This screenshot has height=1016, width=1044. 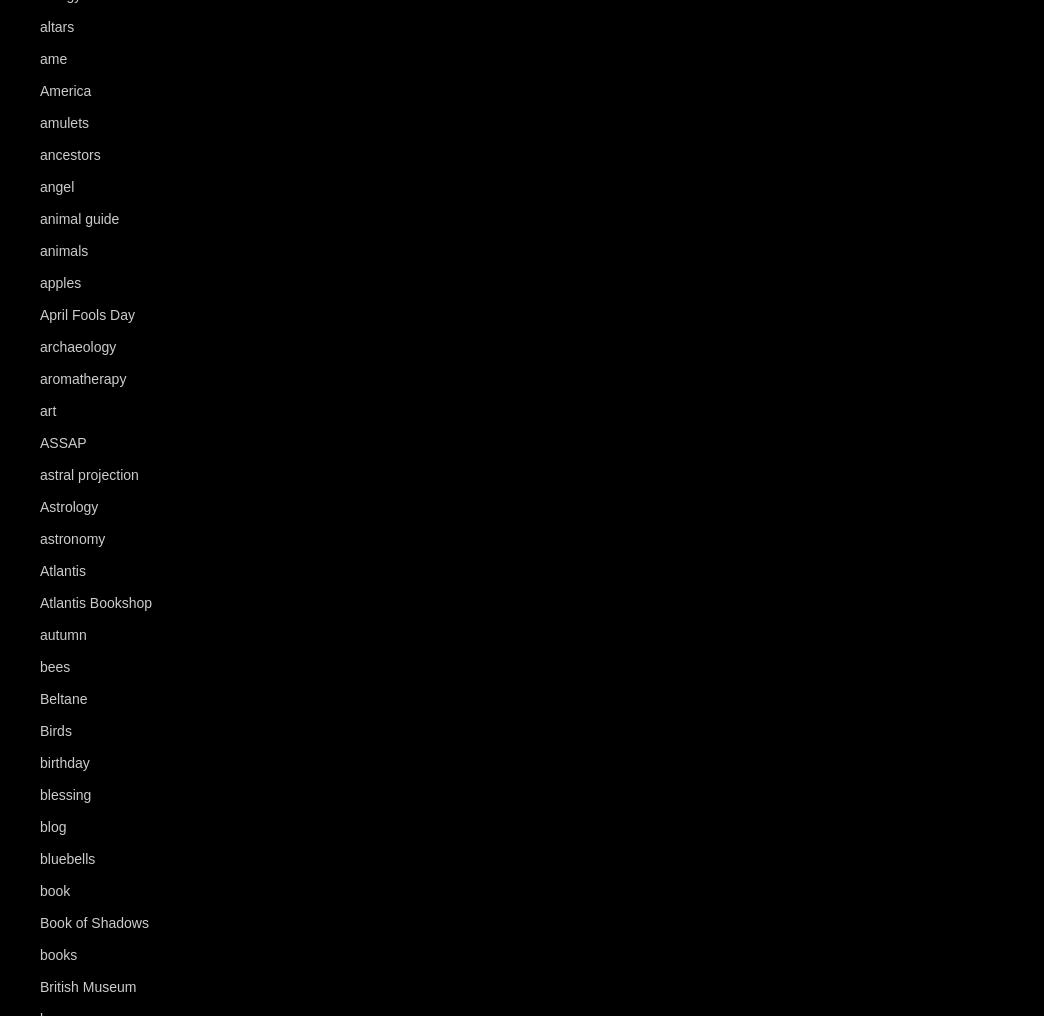 I want to click on 'British Museum', so click(x=88, y=987).